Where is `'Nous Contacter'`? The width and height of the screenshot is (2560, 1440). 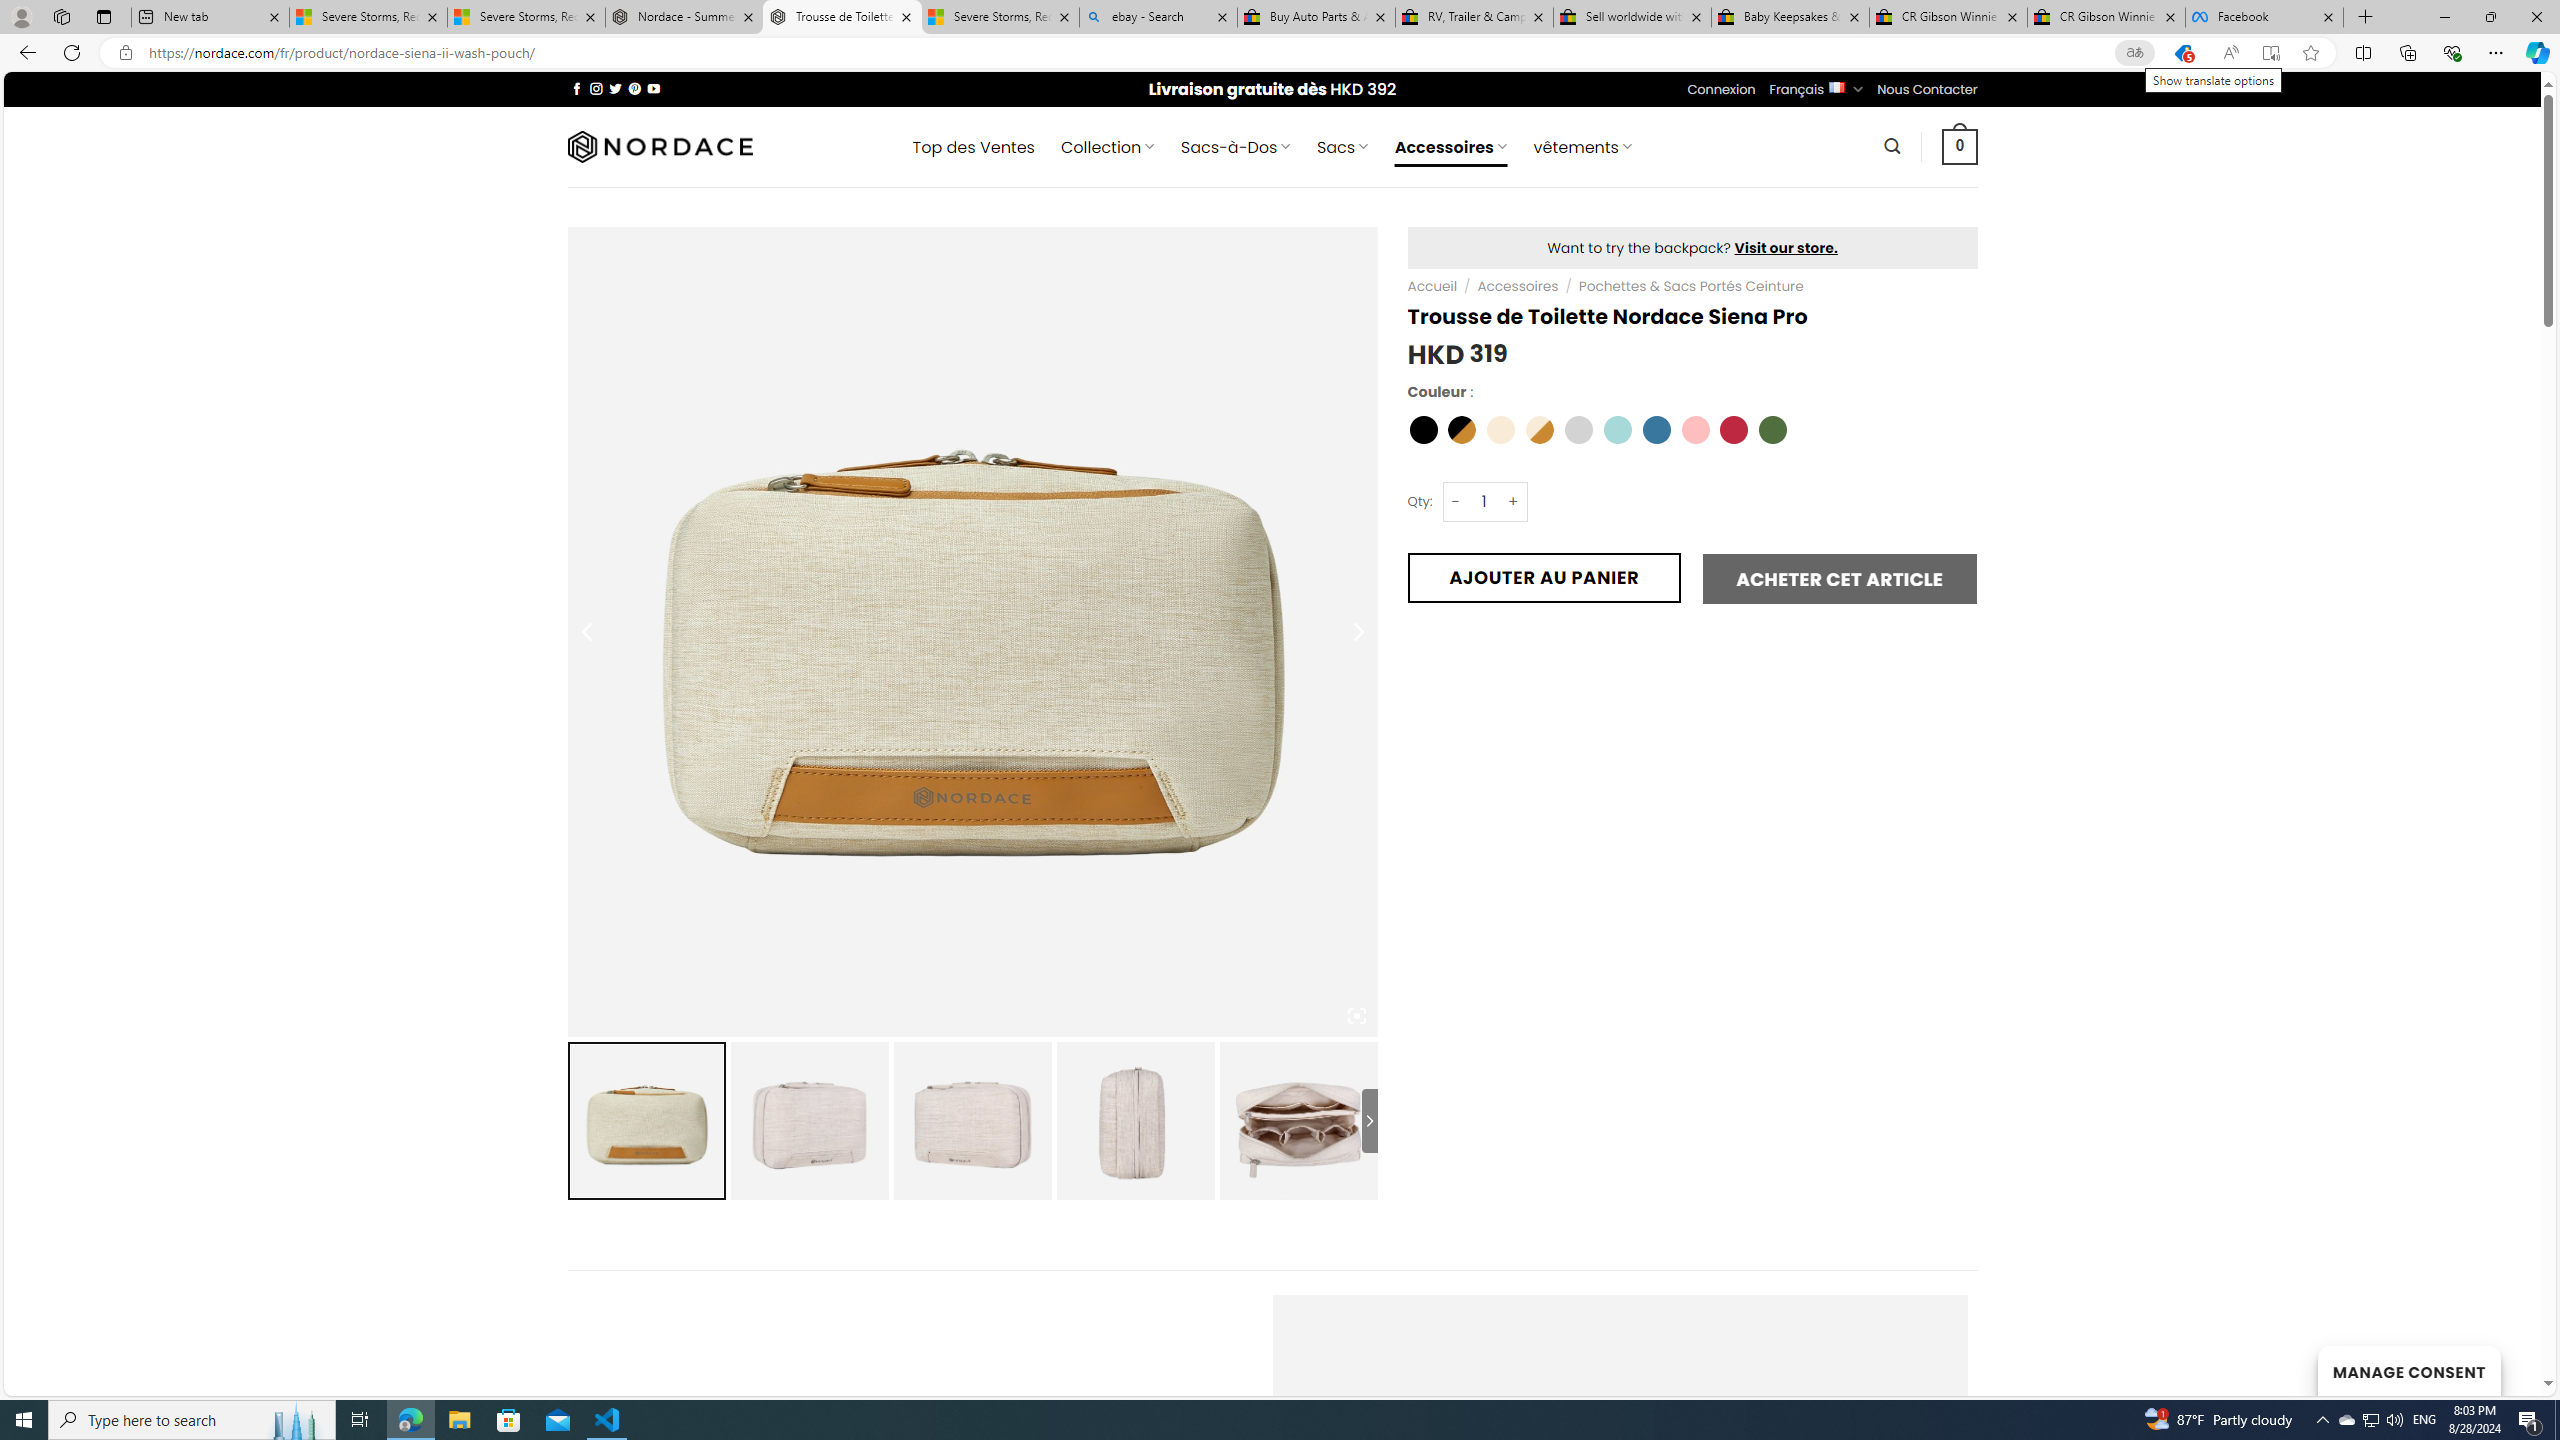 'Nous Contacter' is located at coordinates (1927, 89).